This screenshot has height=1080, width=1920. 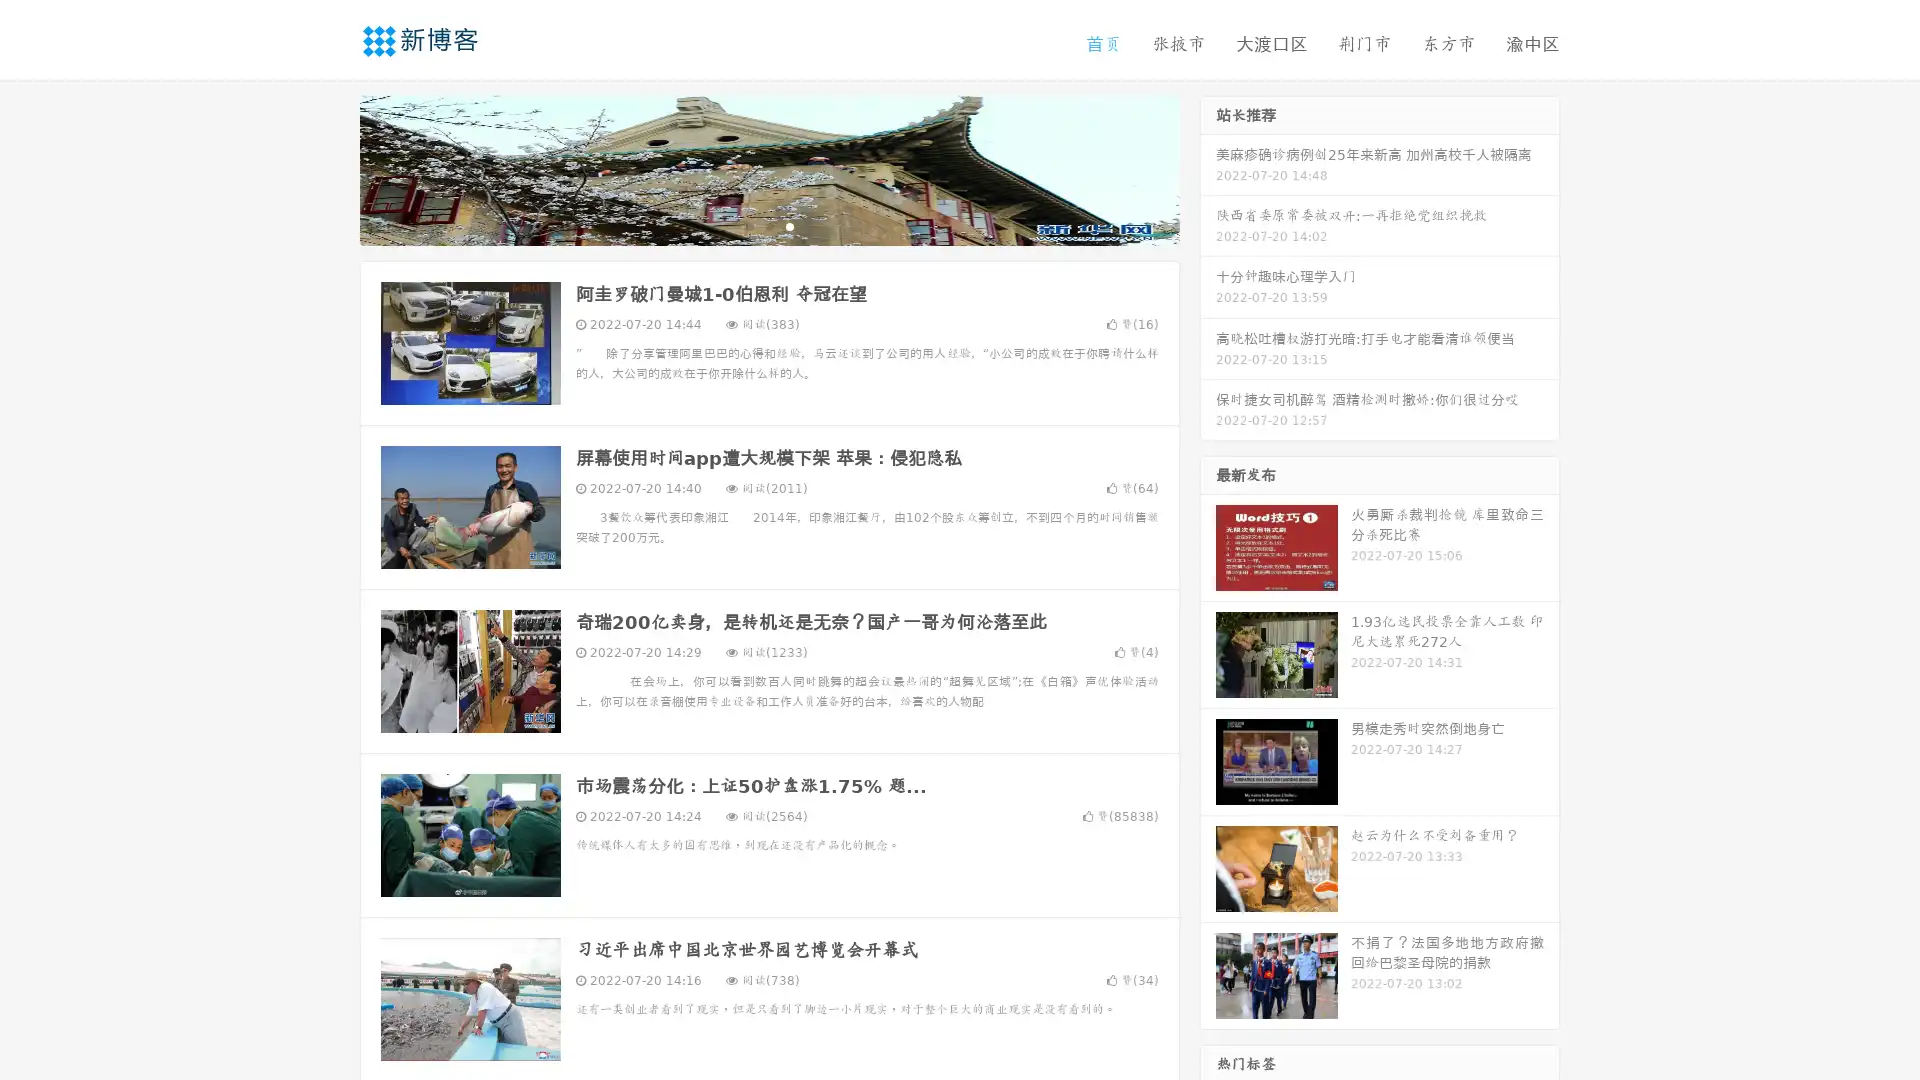 I want to click on Go to slide 3, so click(x=789, y=225).